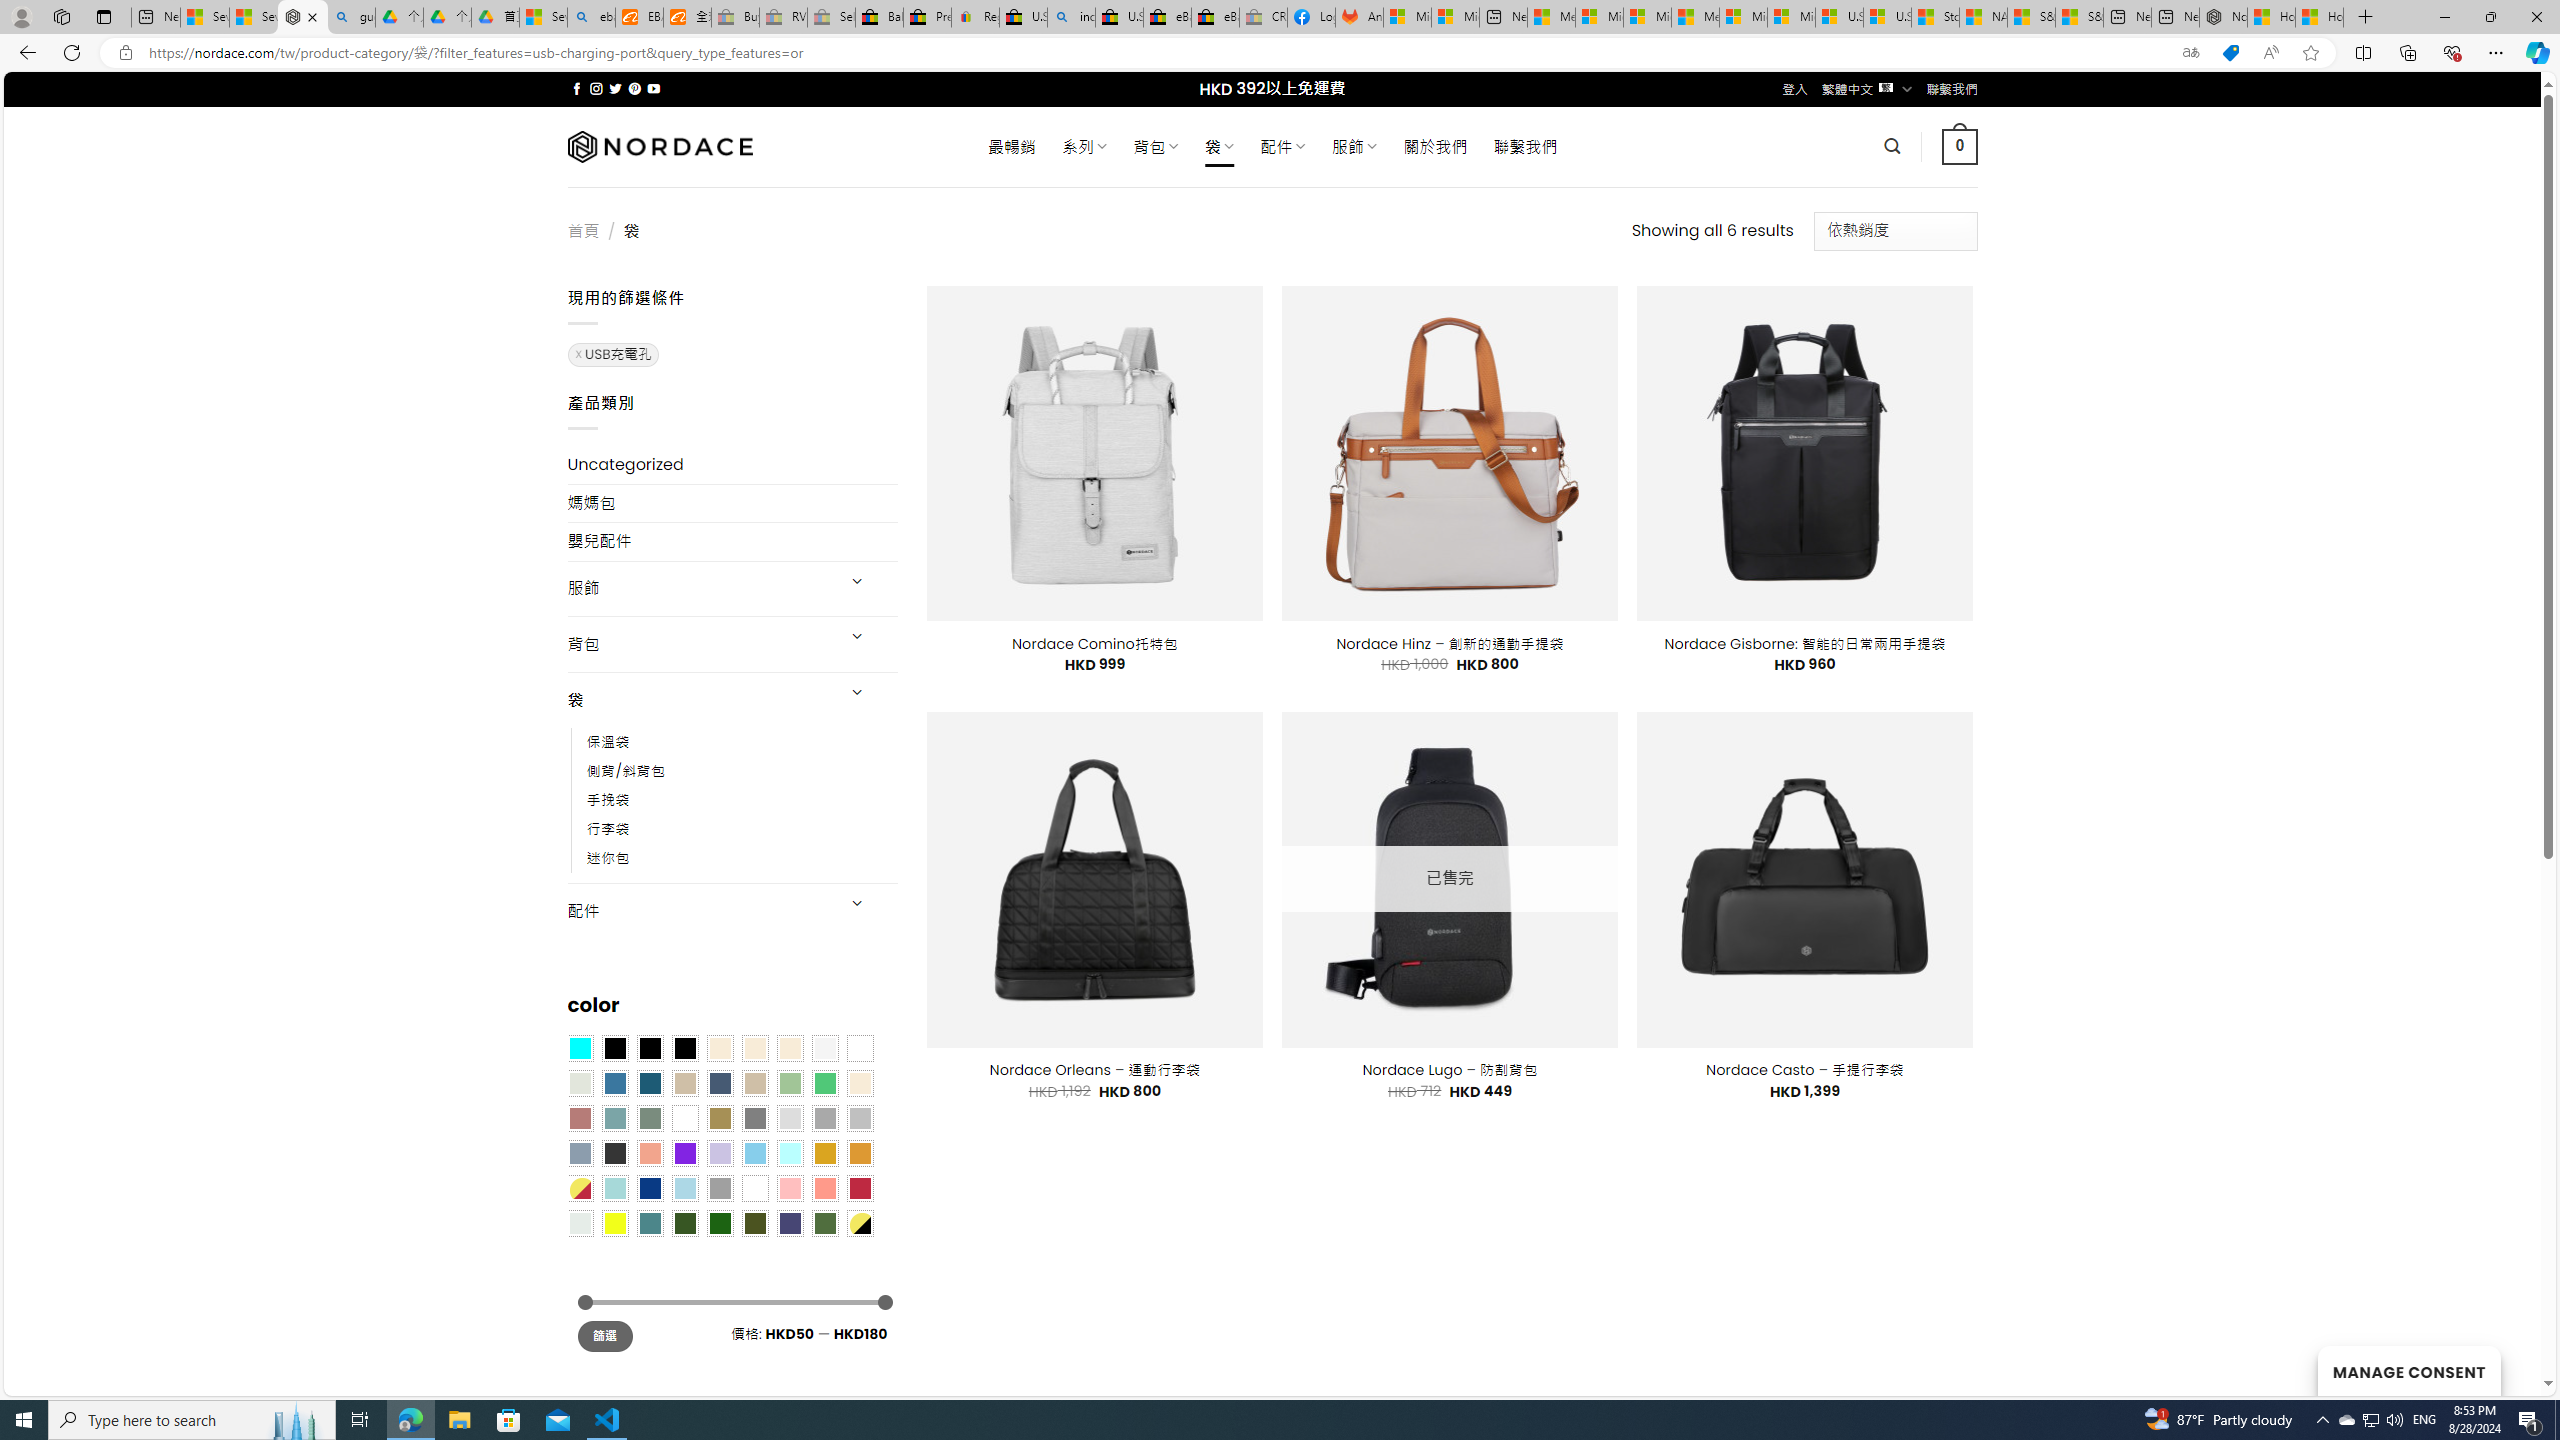 The image size is (2560, 1440). What do you see at coordinates (1312, 16) in the screenshot?
I see `'Log into Facebook'` at bounding box center [1312, 16].